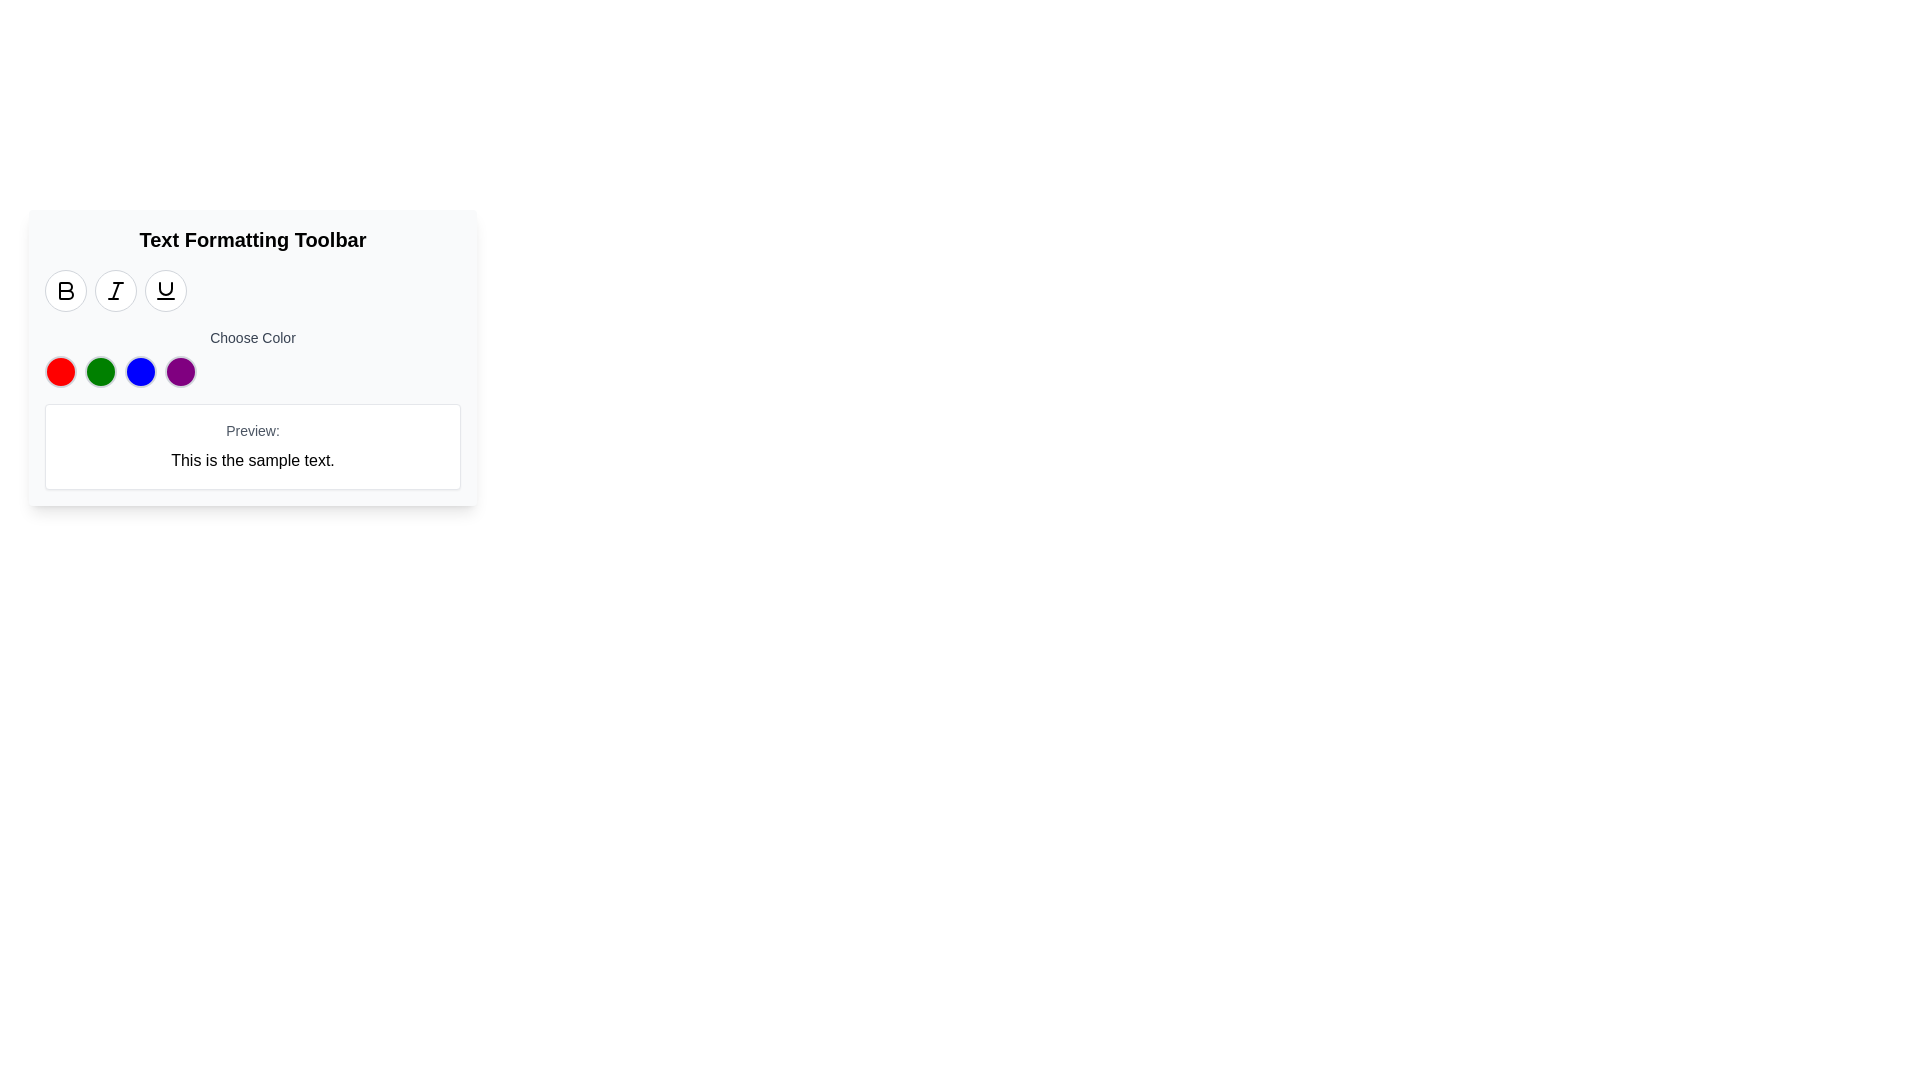 Image resolution: width=1920 pixels, height=1080 pixels. What do you see at coordinates (166, 290) in the screenshot?
I see `the underline formatting button, which is the third button in the Text Formatting Toolbar, represented by an underlined 'U' symbol within a circular design` at bounding box center [166, 290].